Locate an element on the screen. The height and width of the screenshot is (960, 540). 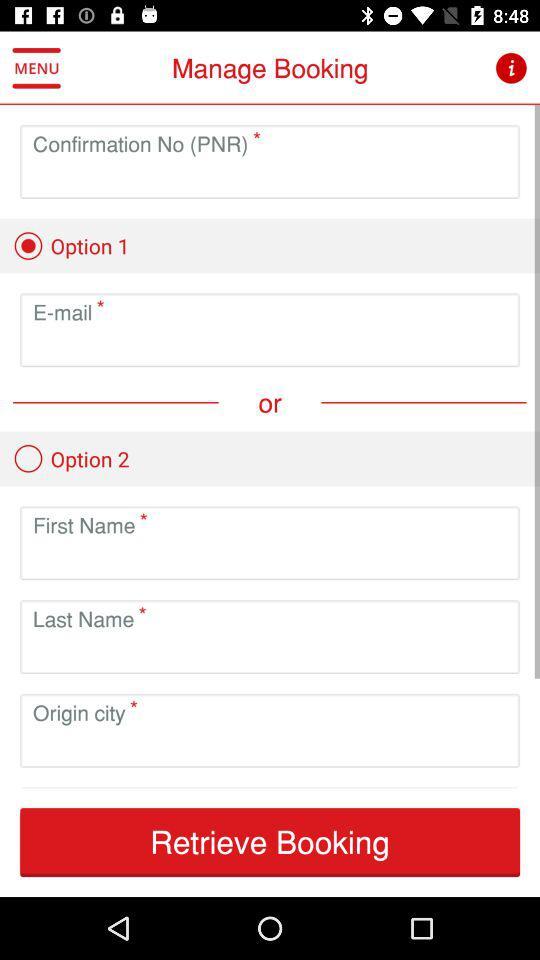
the icon above the first name icon is located at coordinates (70, 458).